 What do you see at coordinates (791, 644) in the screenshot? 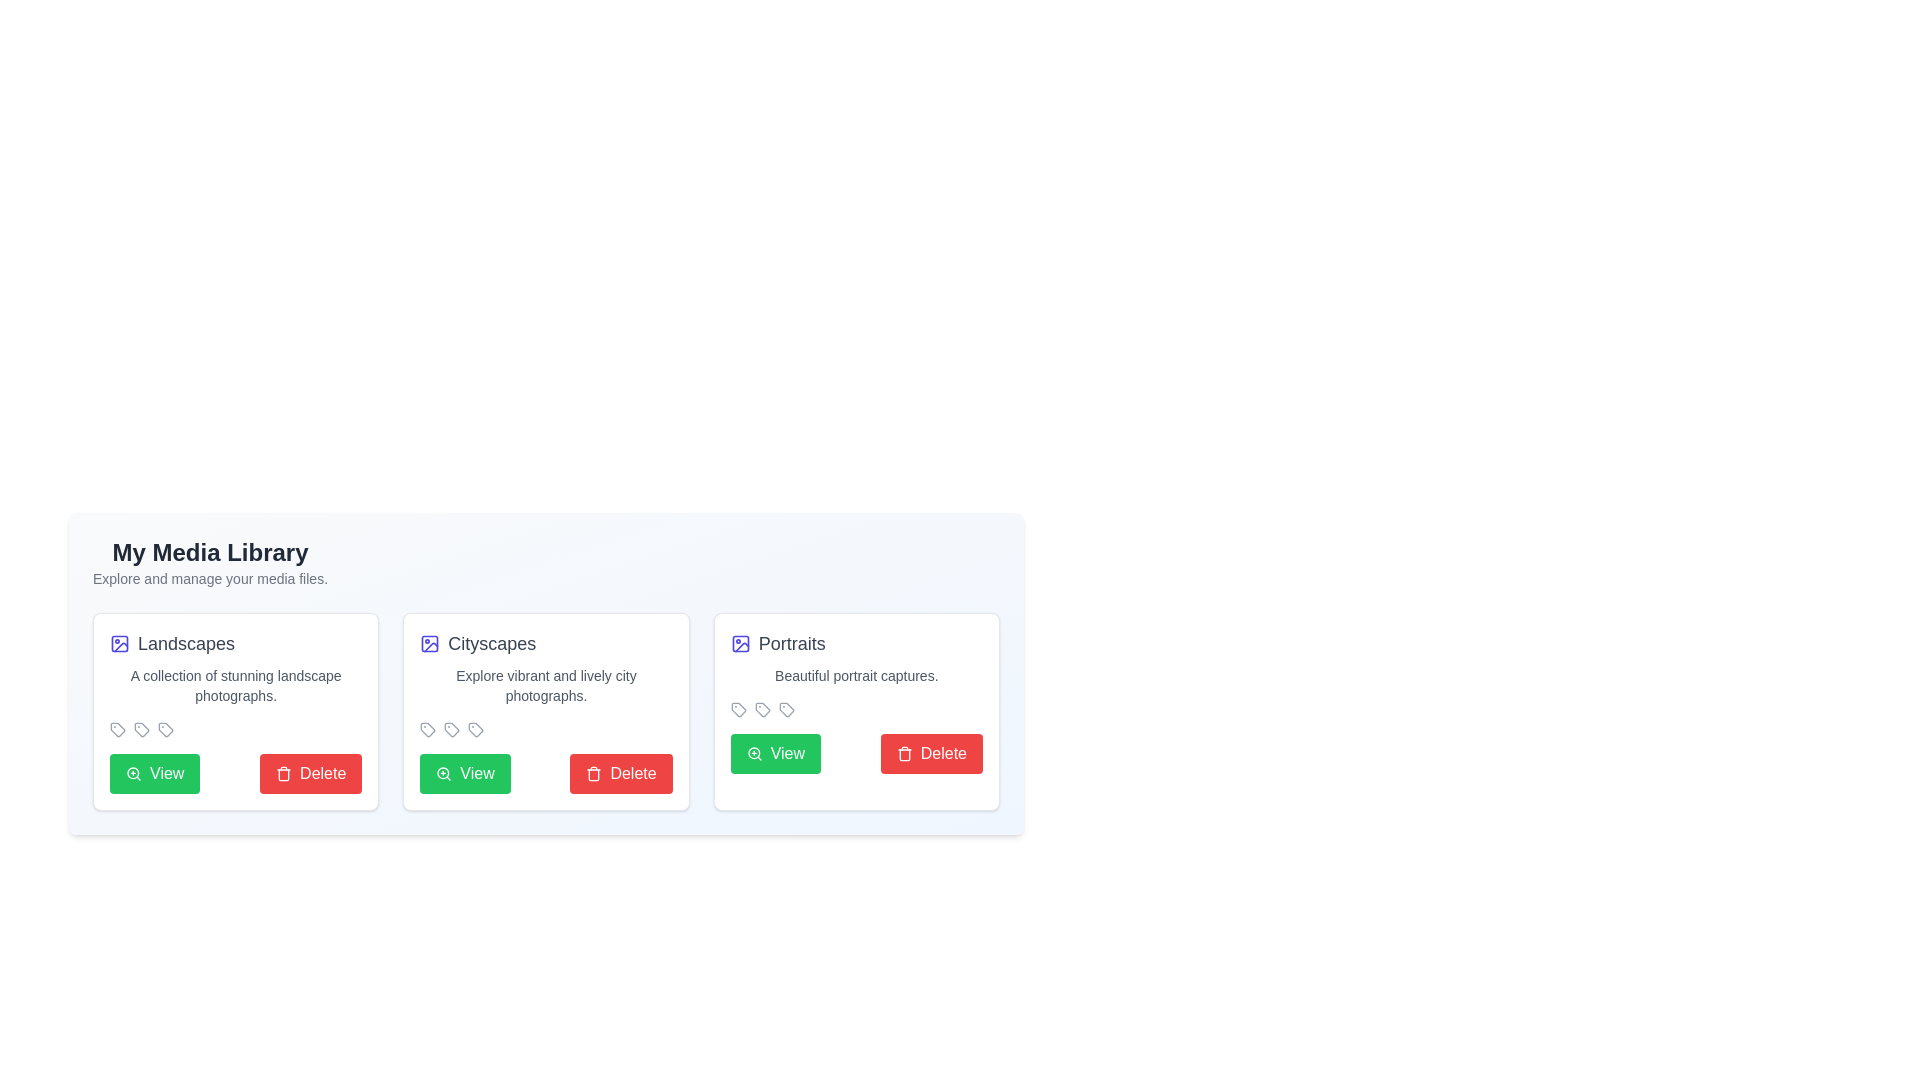
I see `text label located at the top of the rightmost media card, which serves as a title or heading for the associated content` at bounding box center [791, 644].